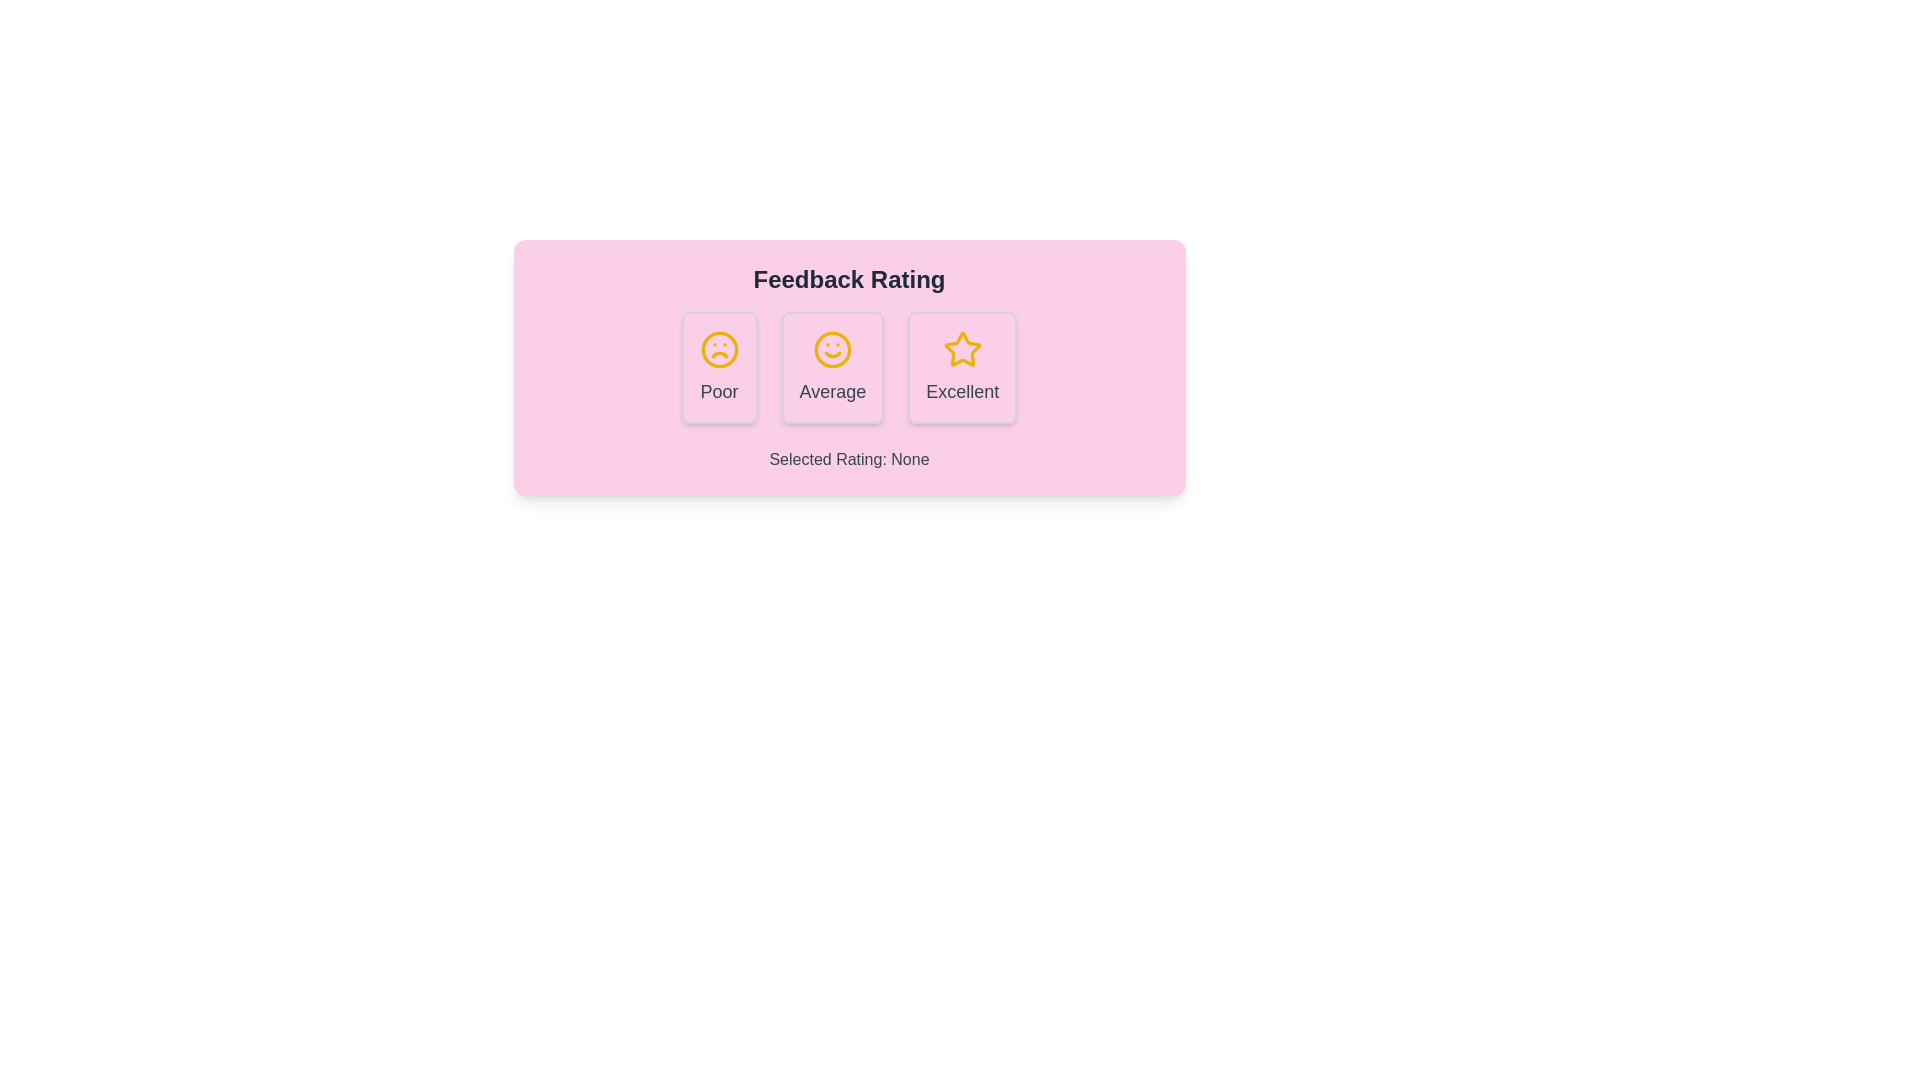  I want to click on the 'Average' button styled as a selectable card in the feedback rating system, so click(832, 367).